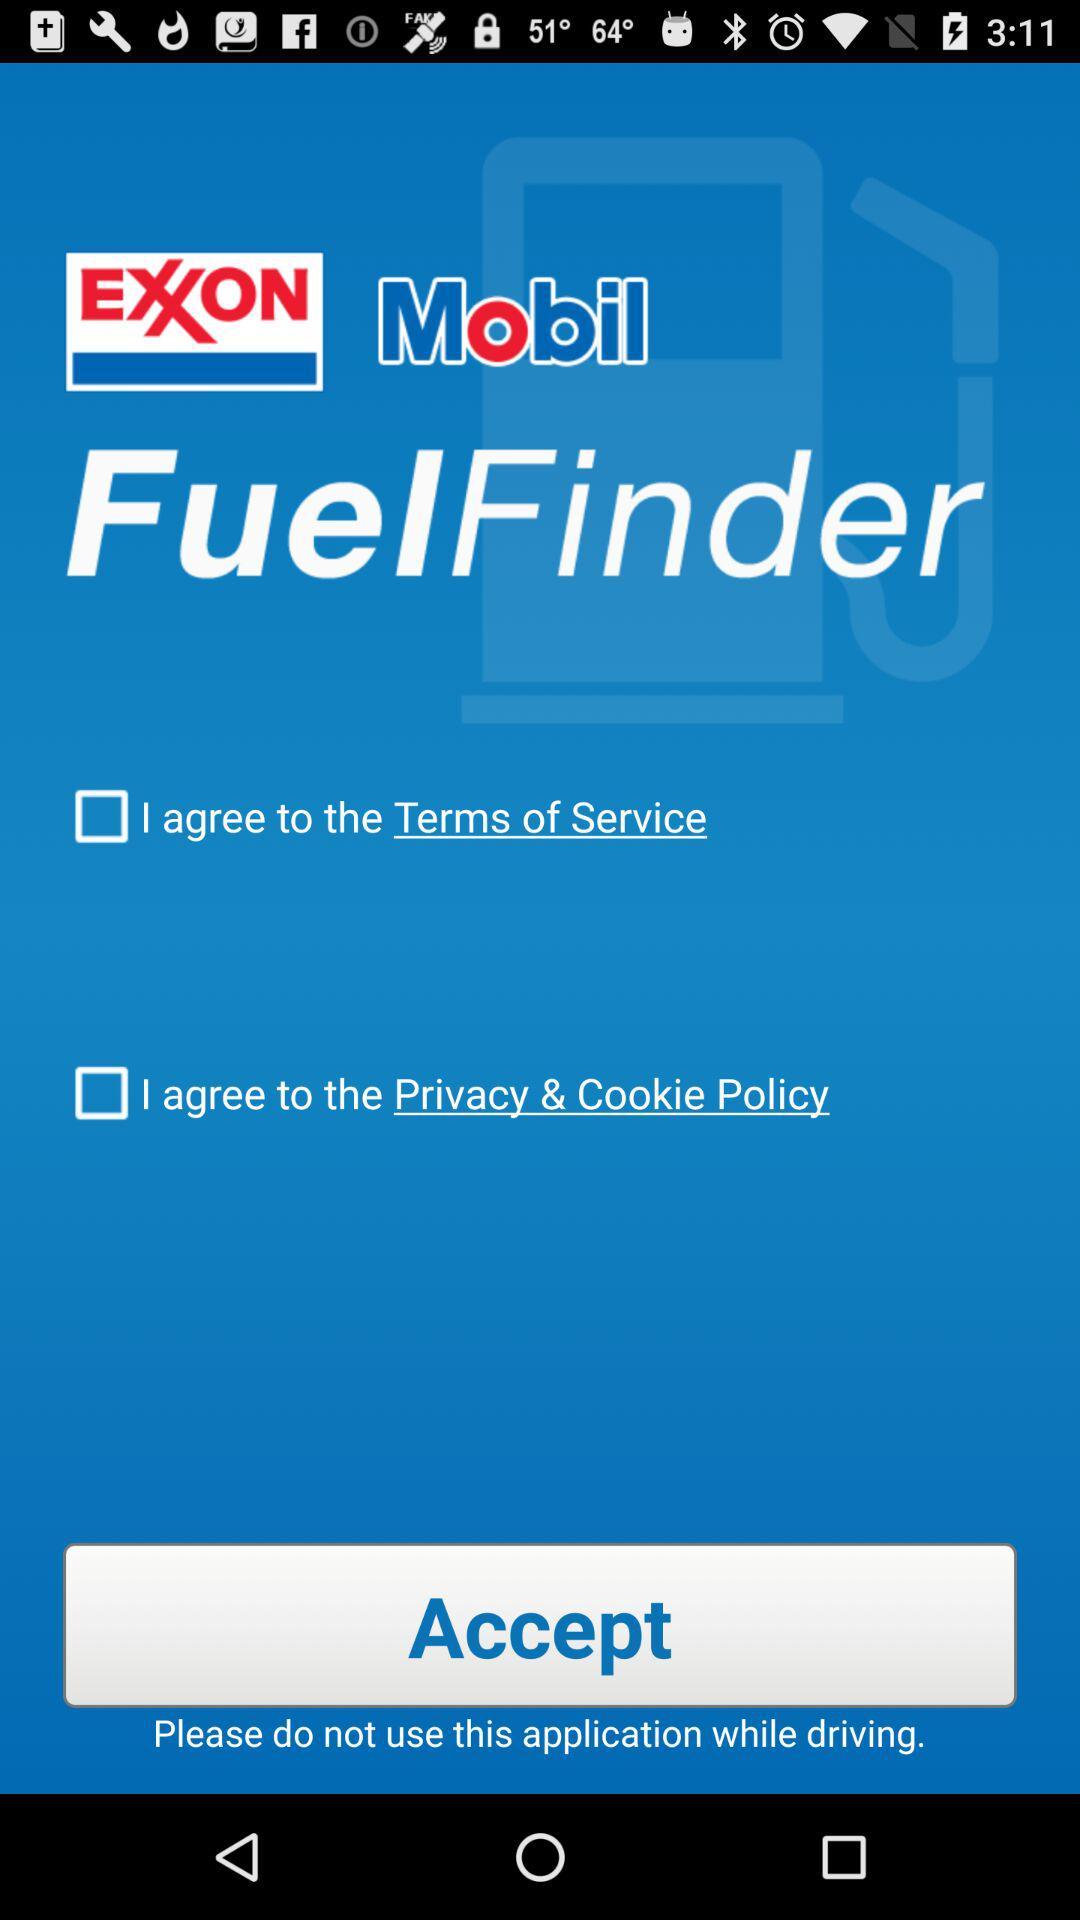 The height and width of the screenshot is (1920, 1080). I want to click on icon above accept button, so click(605, 1091).